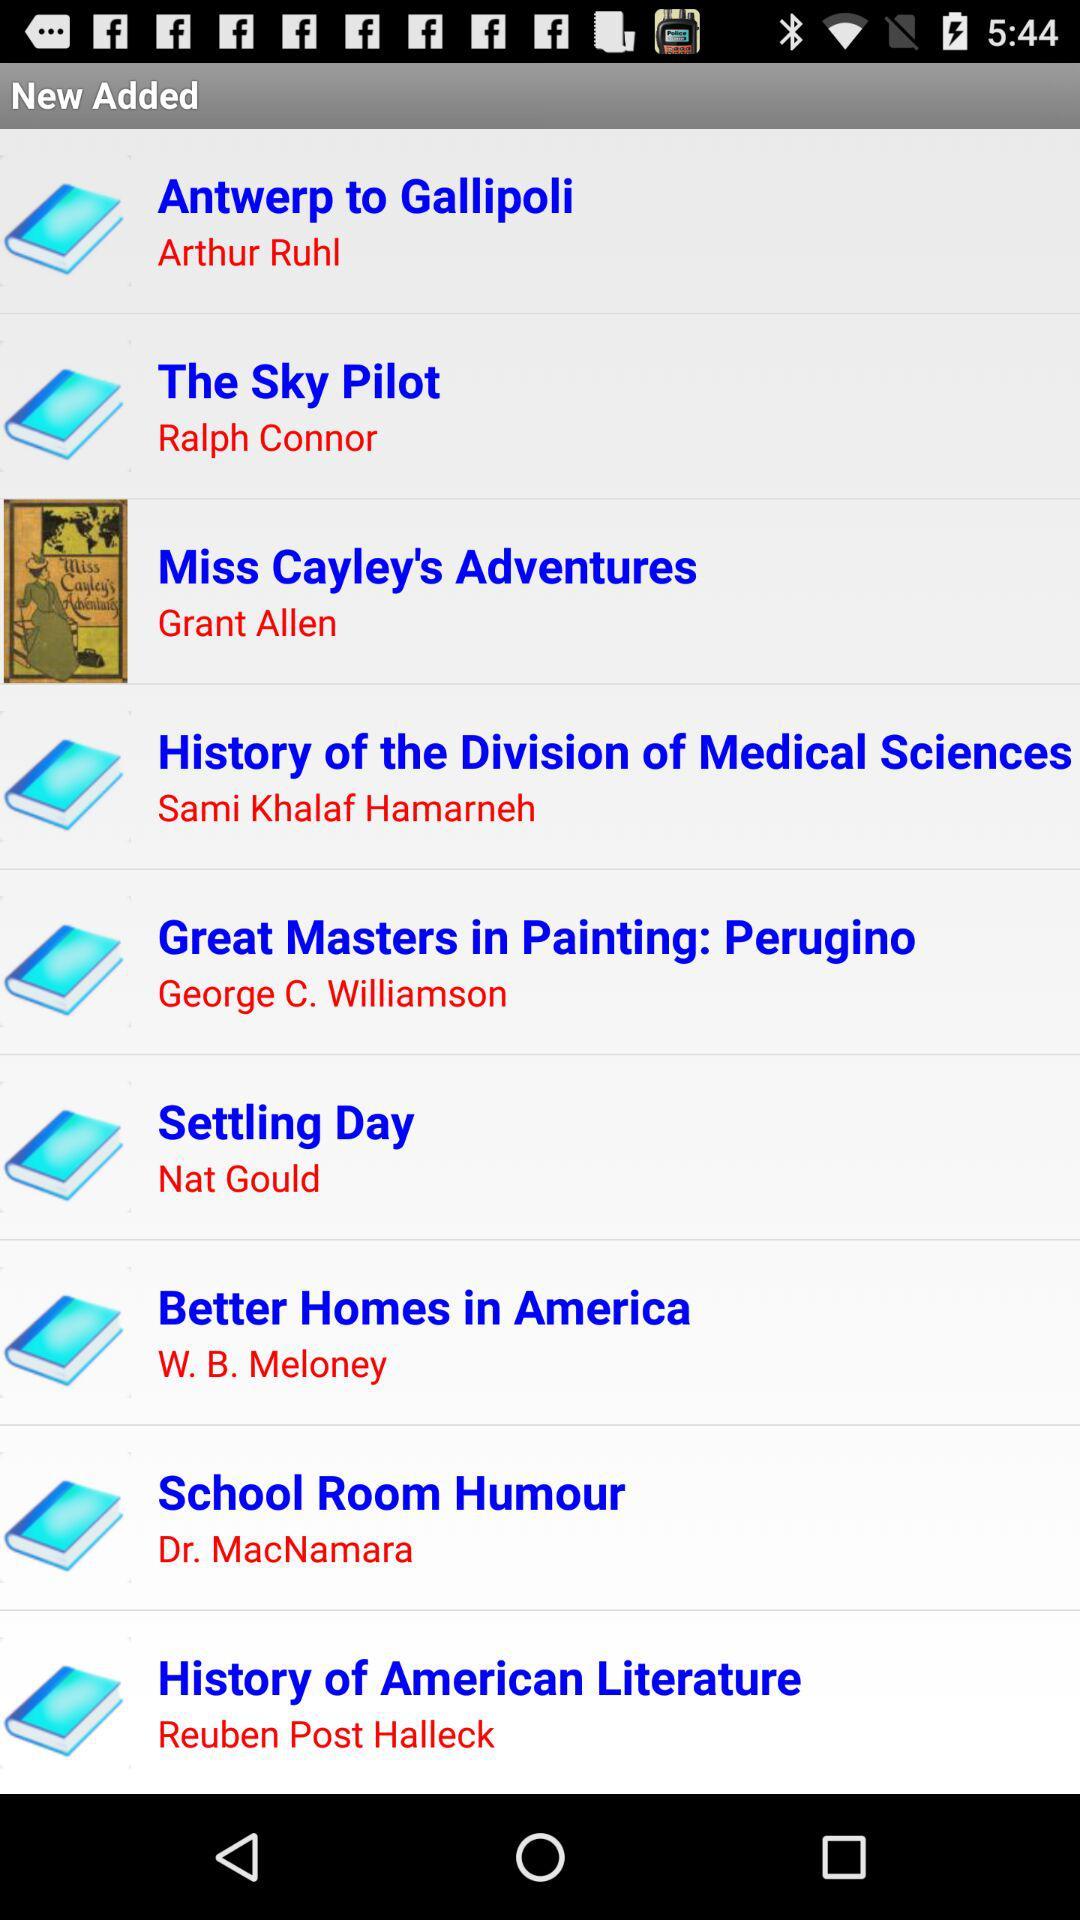  What do you see at coordinates (391, 1491) in the screenshot?
I see `the school room humour` at bounding box center [391, 1491].